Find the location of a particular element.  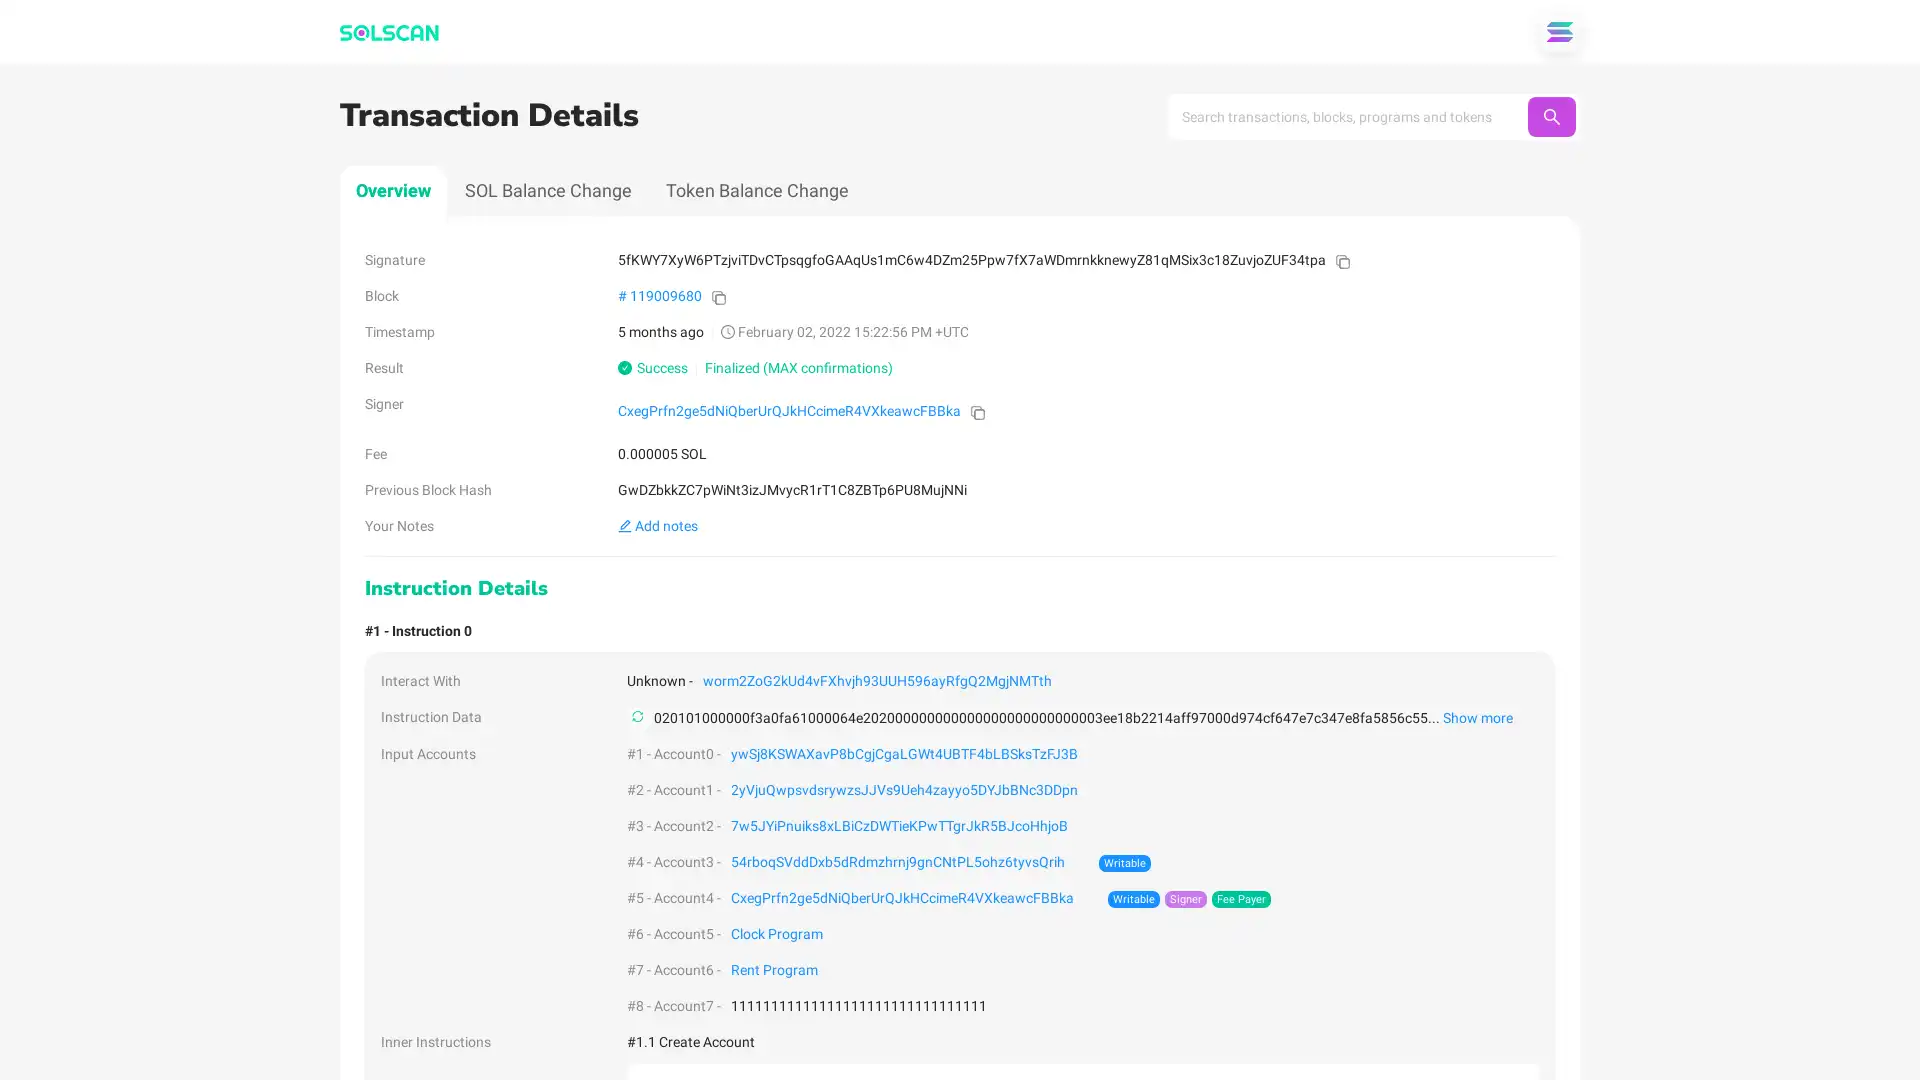

search is located at coordinates (1550, 116).